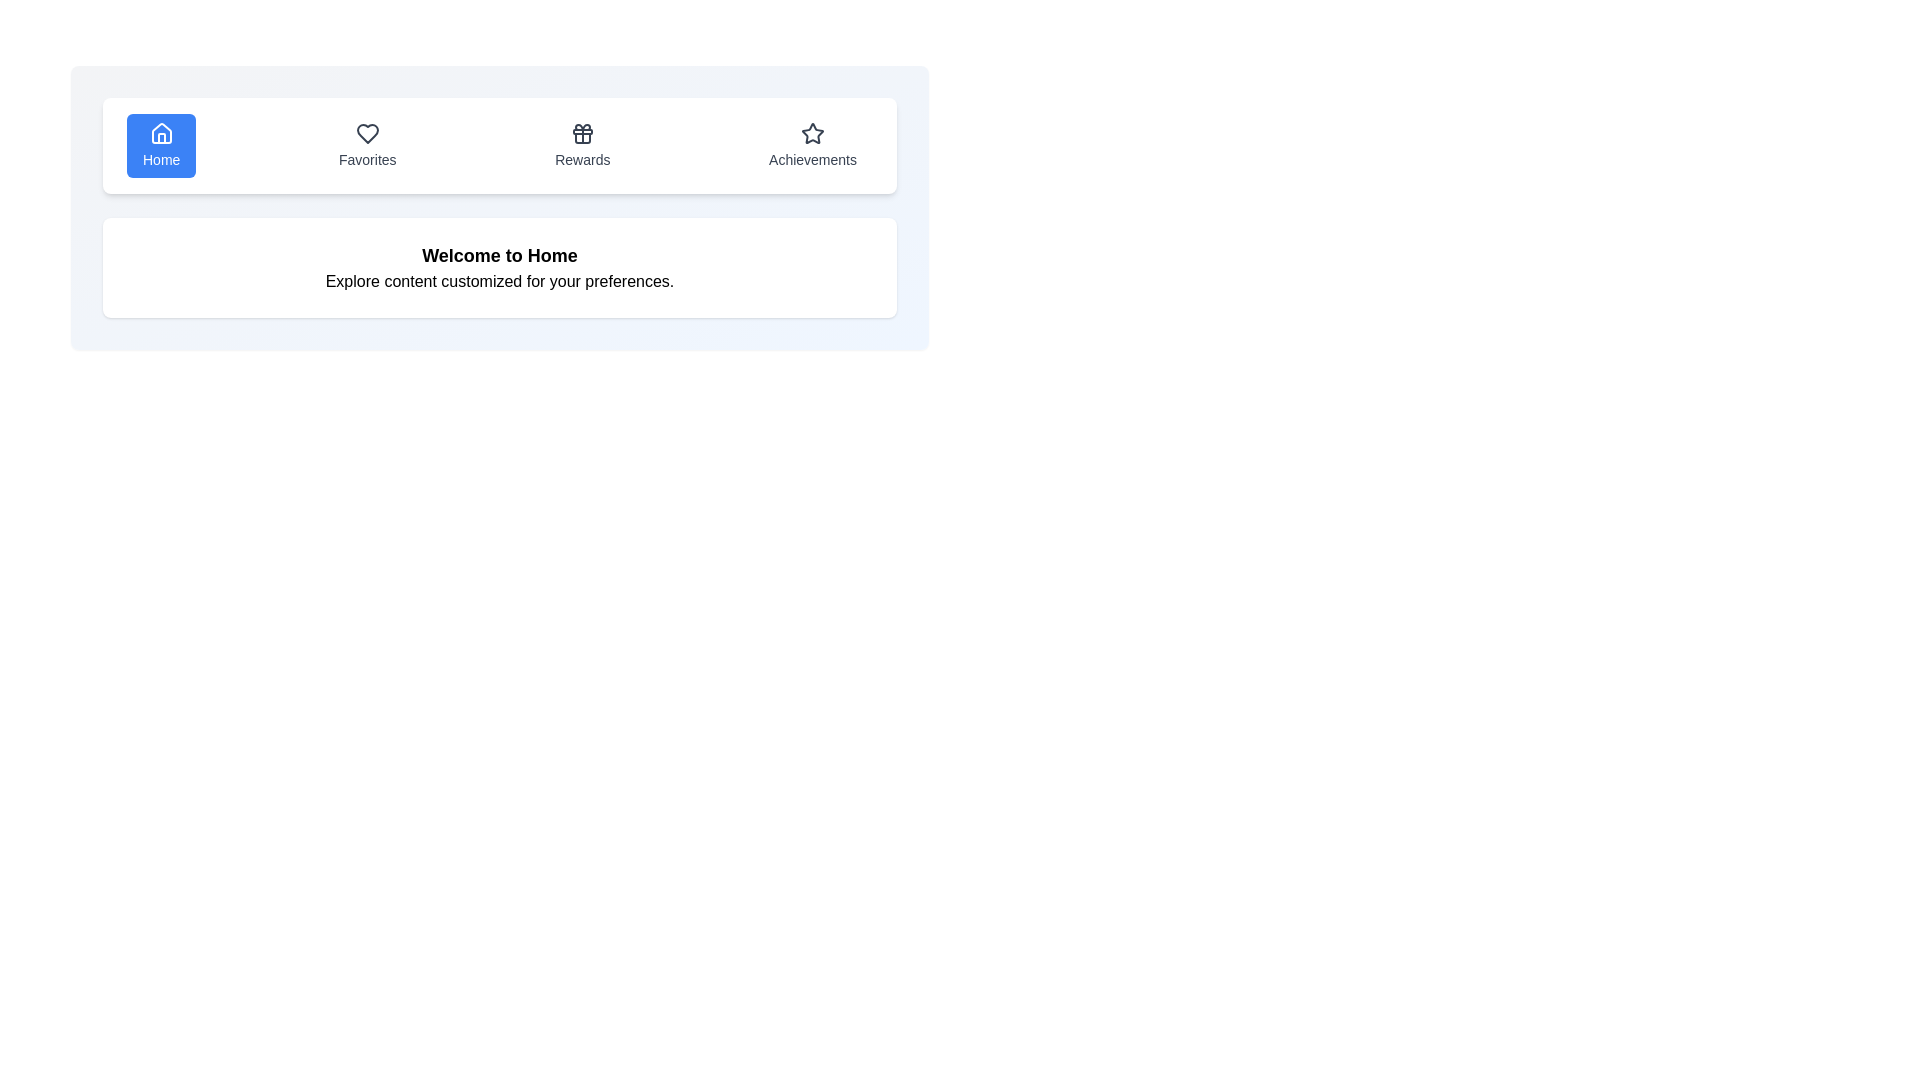 The image size is (1920, 1080). I want to click on the star-shaped 'Achievements' icon in the top navigation bar, so click(813, 133).